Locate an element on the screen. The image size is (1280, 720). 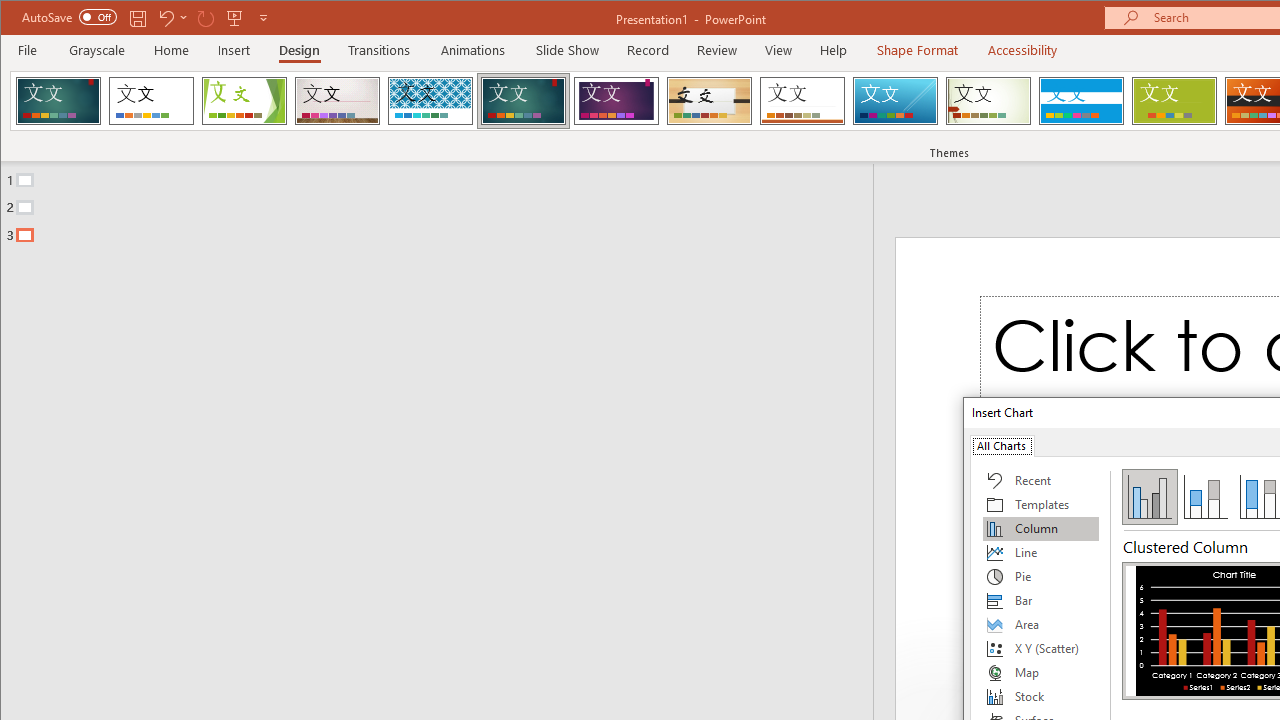
'Pie' is located at coordinates (1040, 577).